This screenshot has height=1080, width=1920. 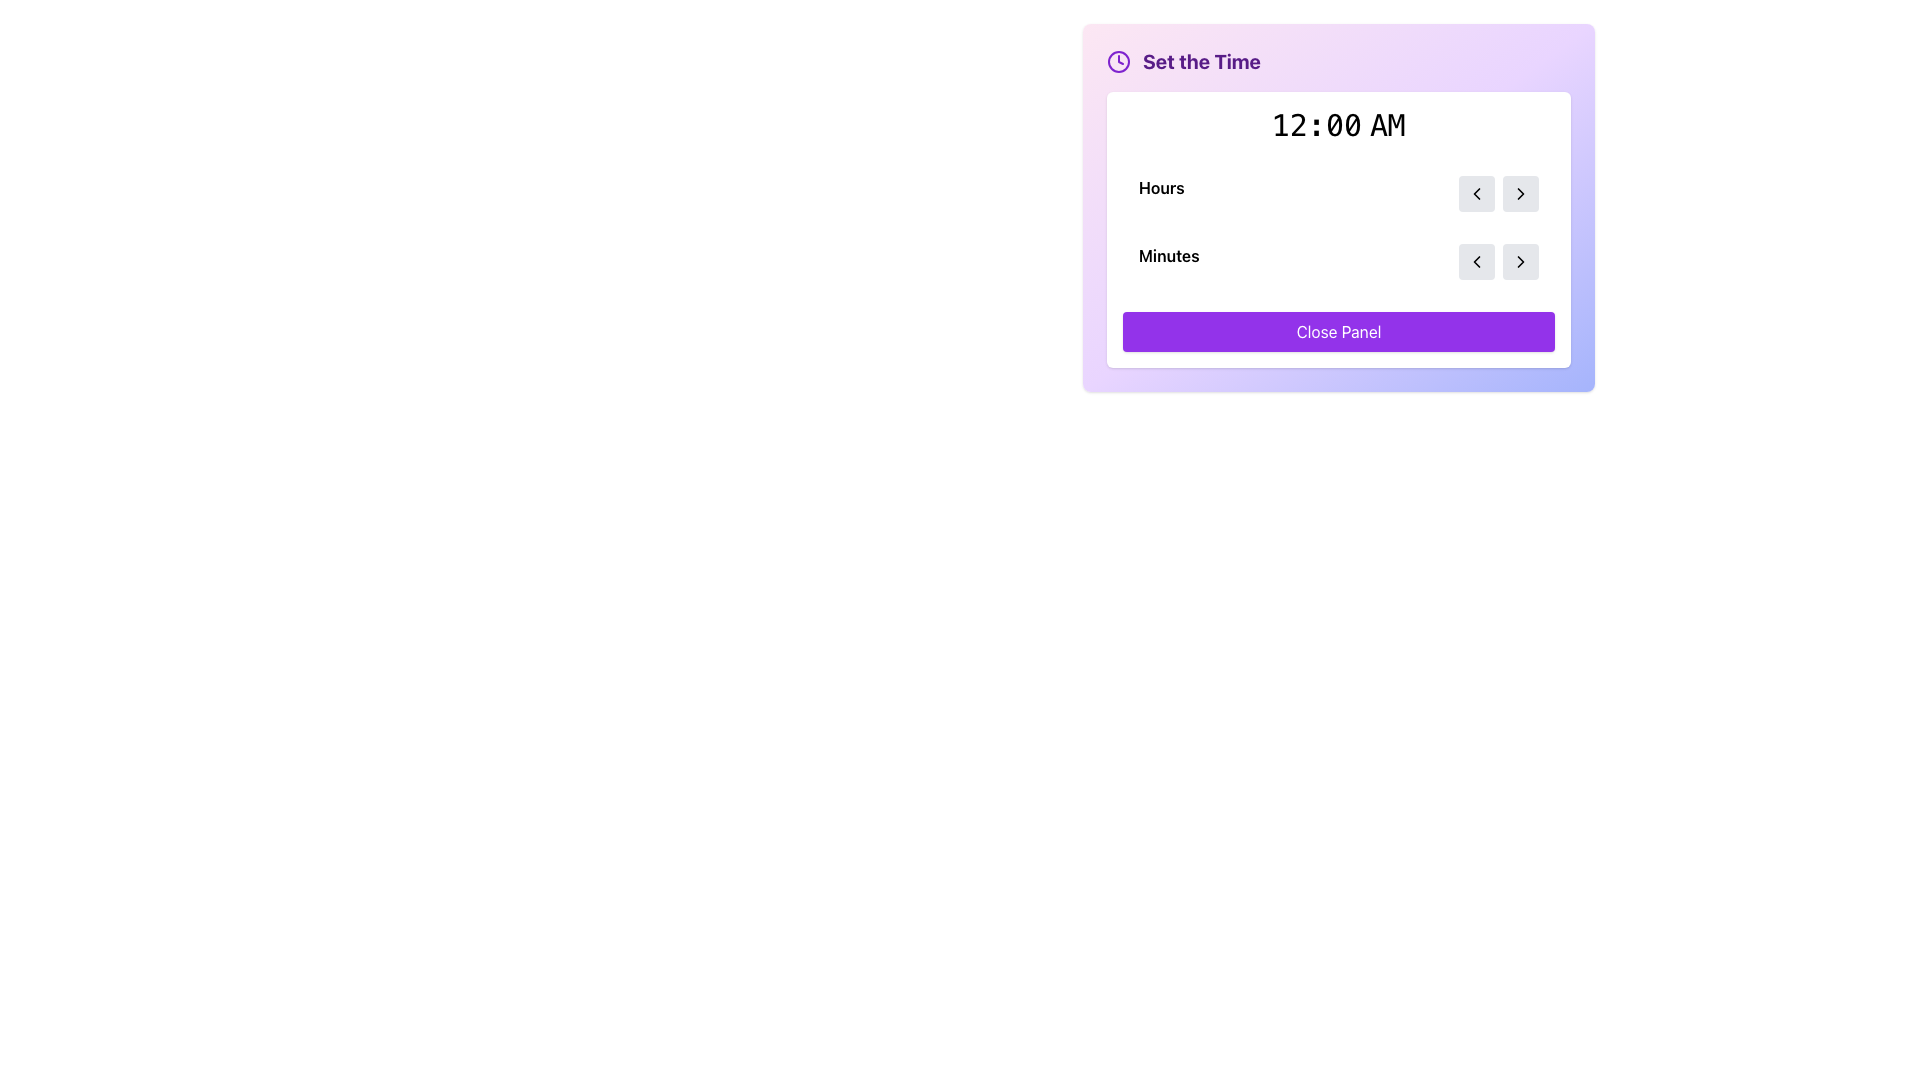 I want to click on the small right-chevron button with a light-gray background located in the 'Set the Time' dialog box to increment the hour, so click(x=1520, y=193).